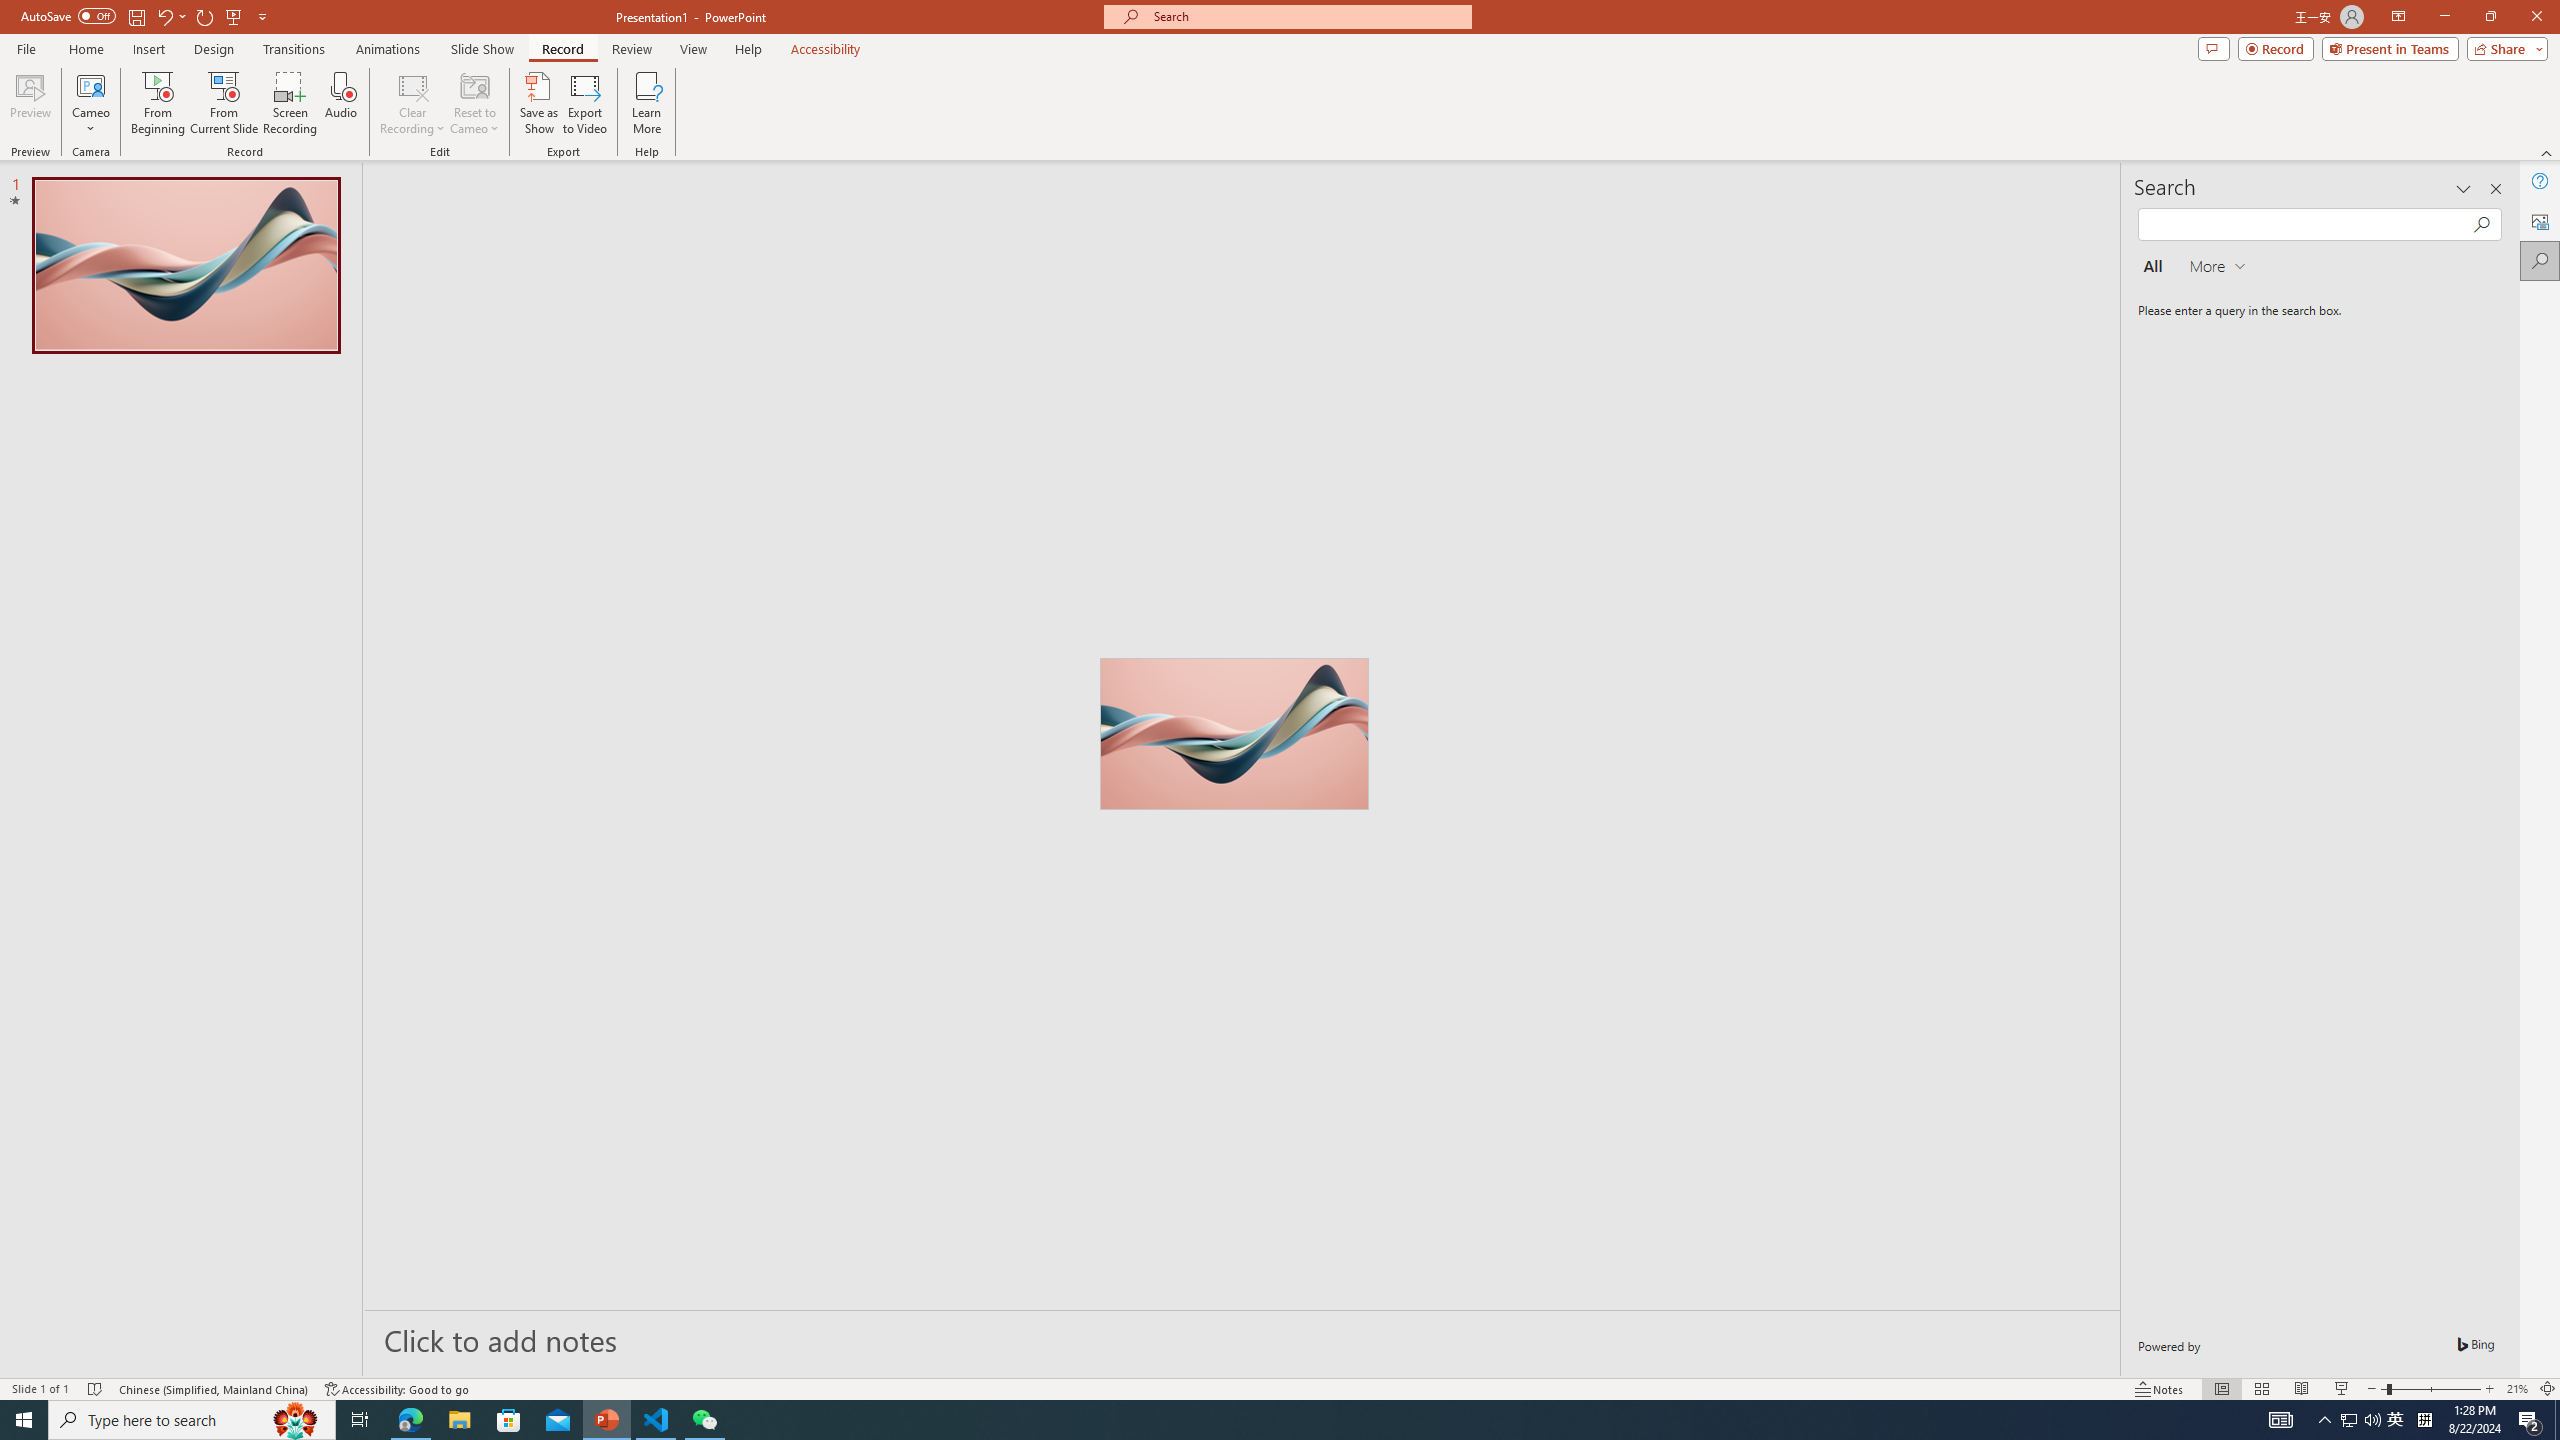 This screenshot has height=1440, width=2560. Describe the element at coordinates (224, 103) in the screenshot. I see `'From Current Slide...'` at that location.